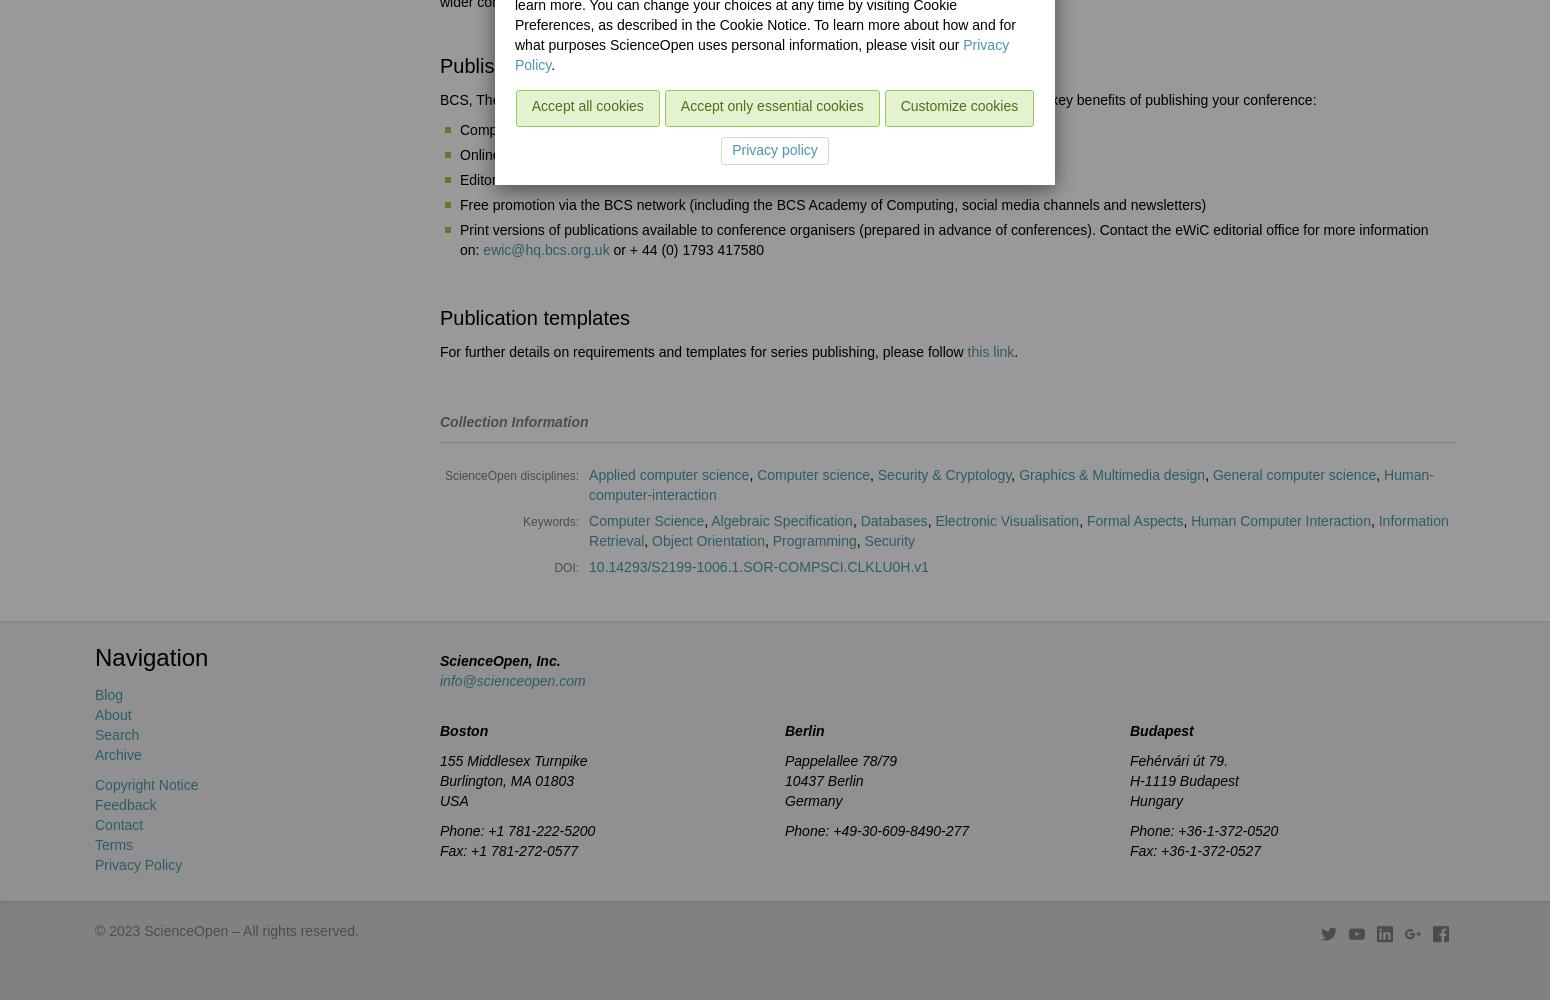  Describe the element at coordinates (708, 541) in the screenshot. I see `'Object Orientation'` at that location.